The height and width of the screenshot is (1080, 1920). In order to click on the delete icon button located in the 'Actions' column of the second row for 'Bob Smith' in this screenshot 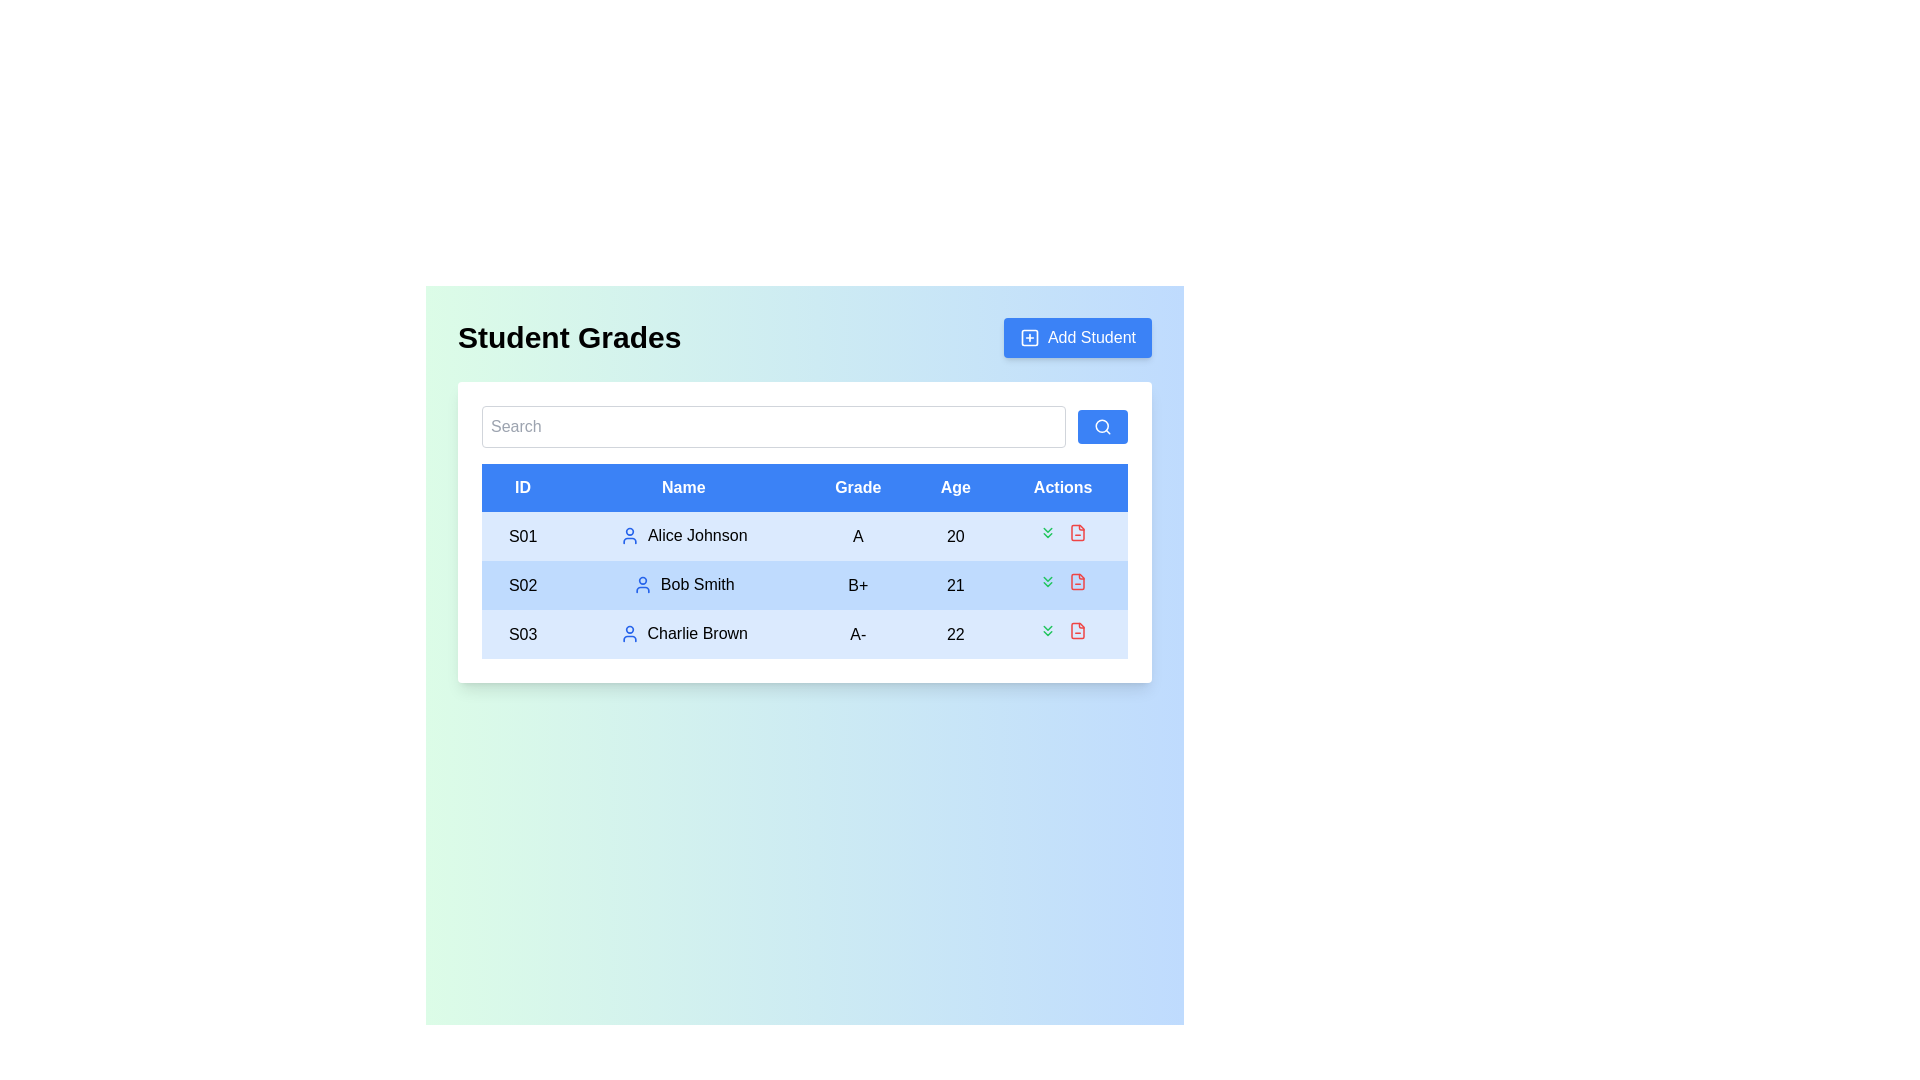, I will do `click(1077, 582)`.